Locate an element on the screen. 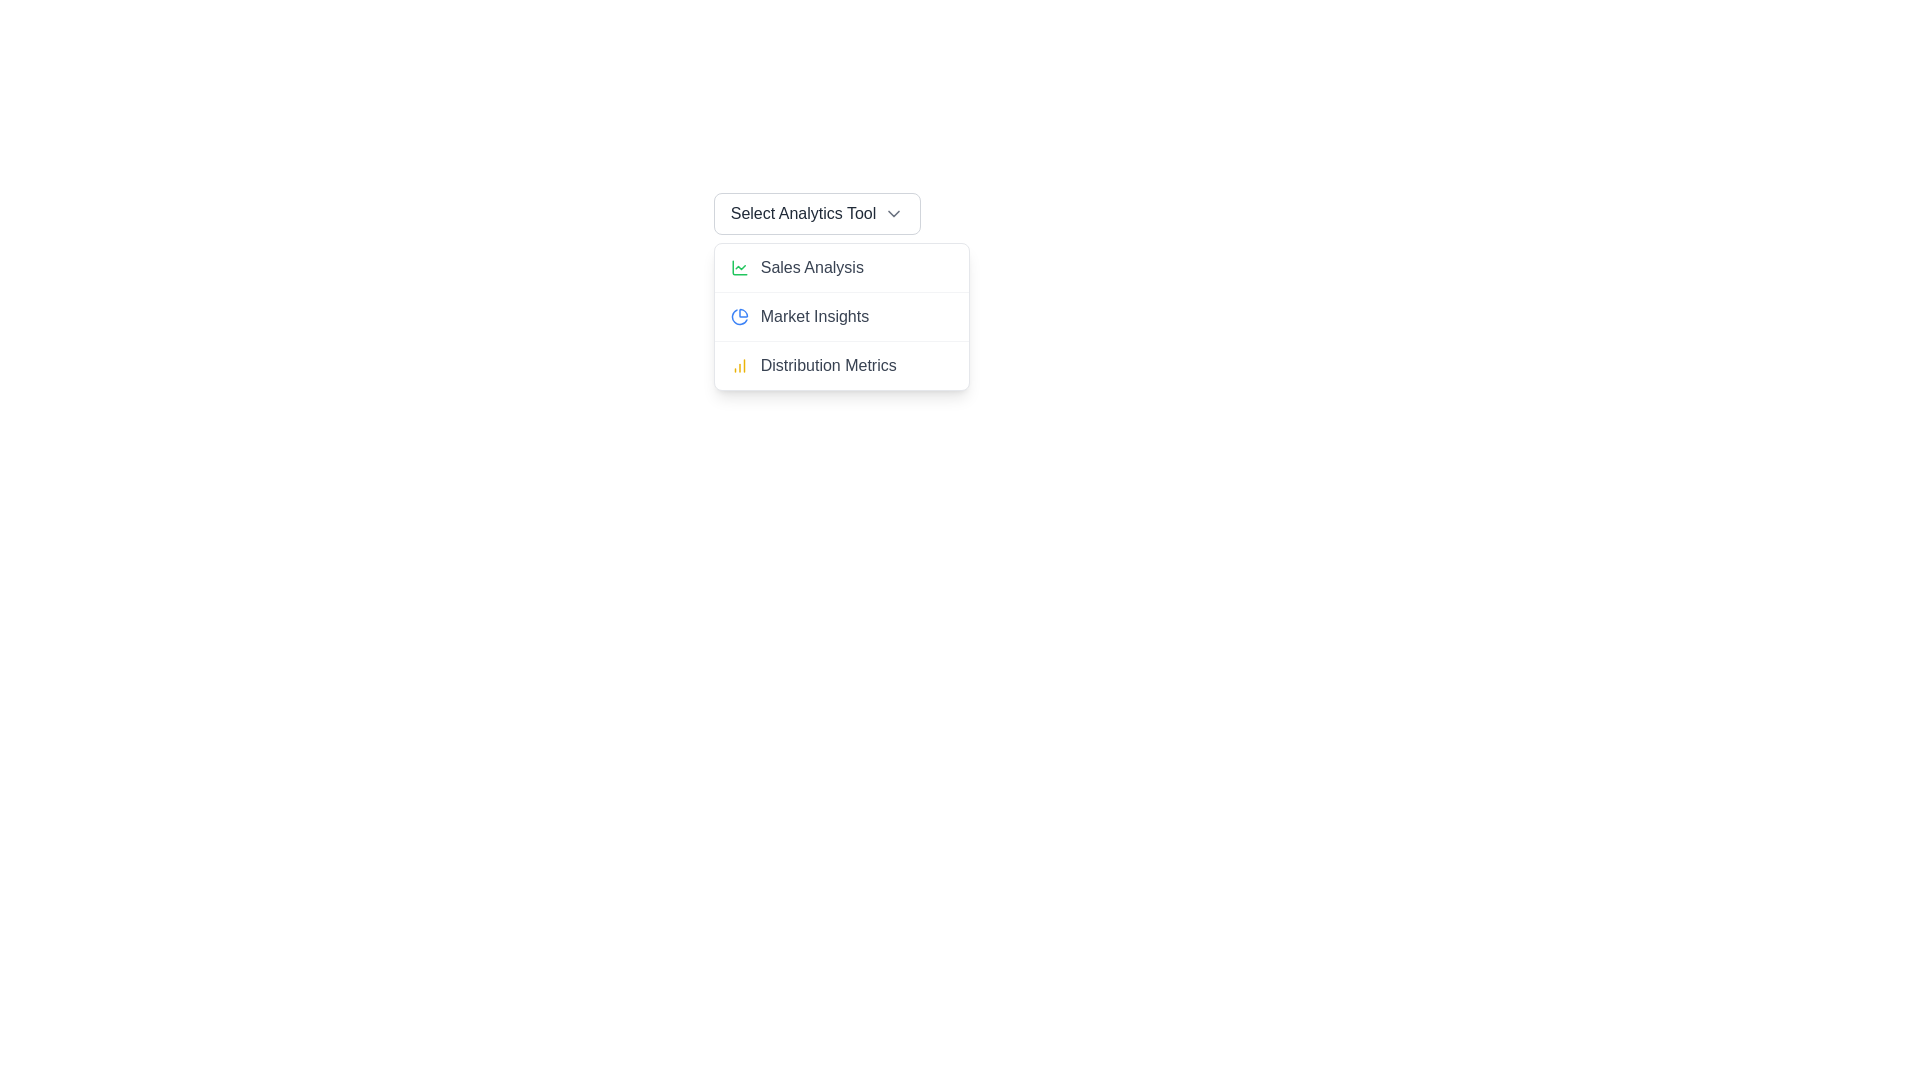 This screenshot has height=1080, width=1920. the 'Sales Analysis' text label in the drop-down menu under 'Select Analytics Tool' is located at coordinates (812, 266).